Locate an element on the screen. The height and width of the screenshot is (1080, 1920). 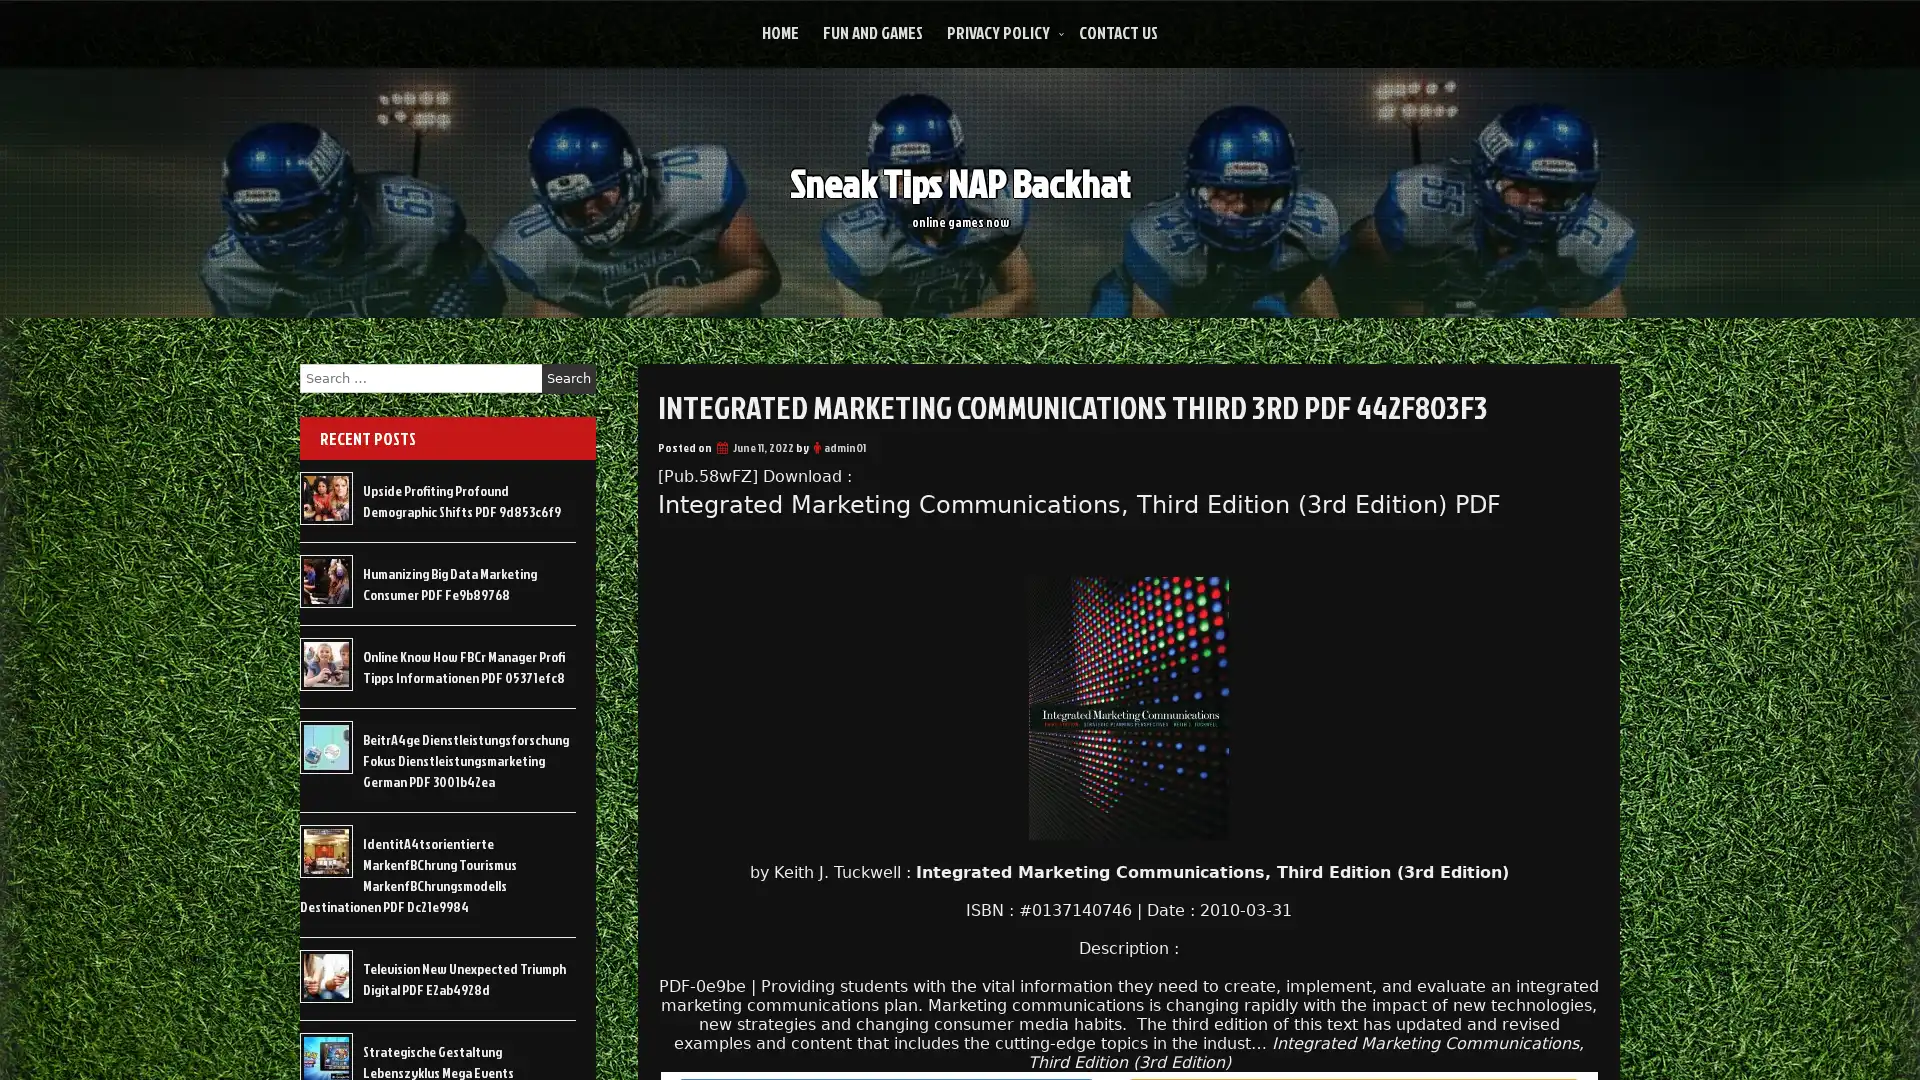
Search is located at coordinates (568, 378).